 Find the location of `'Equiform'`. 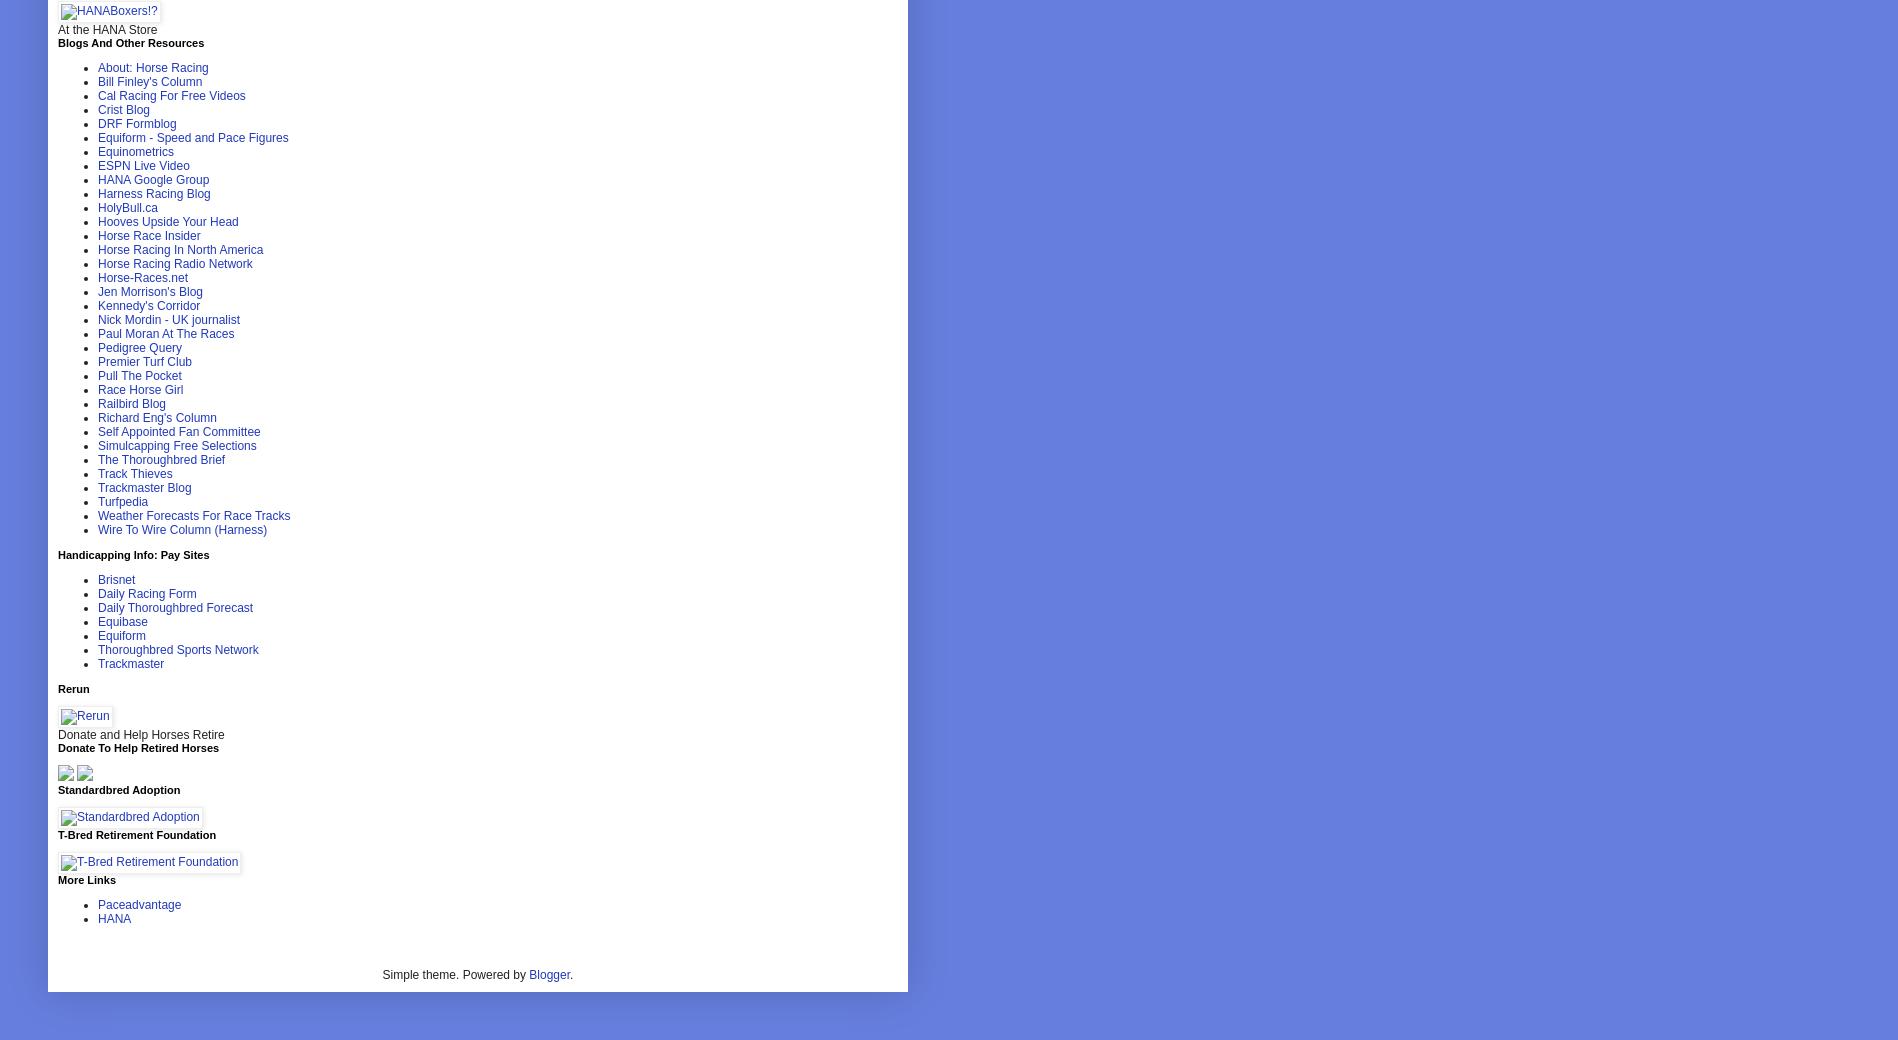

'Equiform' is located at coordinates (122, 634).